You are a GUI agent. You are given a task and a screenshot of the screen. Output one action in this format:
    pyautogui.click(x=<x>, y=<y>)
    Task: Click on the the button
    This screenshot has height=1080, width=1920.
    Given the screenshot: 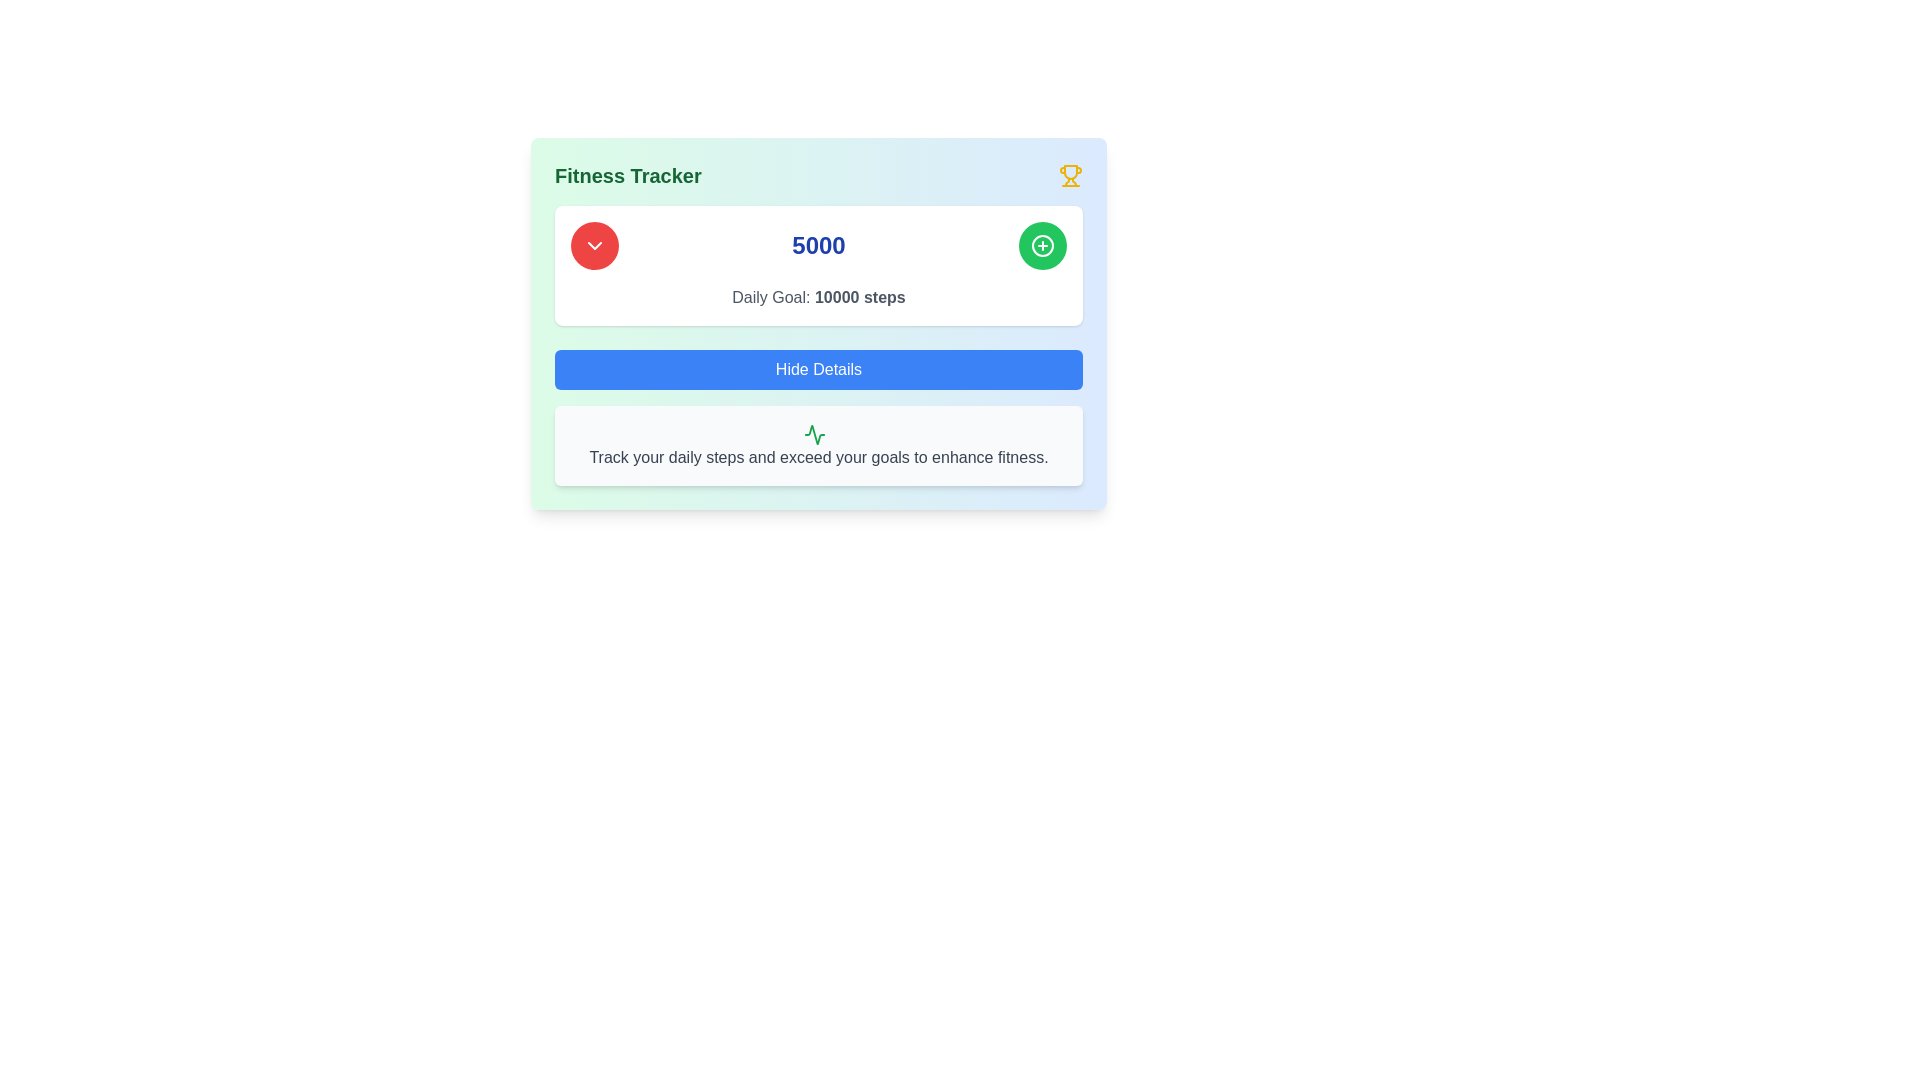 What is the action you would take?
    pyautogui.click(x=1041, y=245)
    